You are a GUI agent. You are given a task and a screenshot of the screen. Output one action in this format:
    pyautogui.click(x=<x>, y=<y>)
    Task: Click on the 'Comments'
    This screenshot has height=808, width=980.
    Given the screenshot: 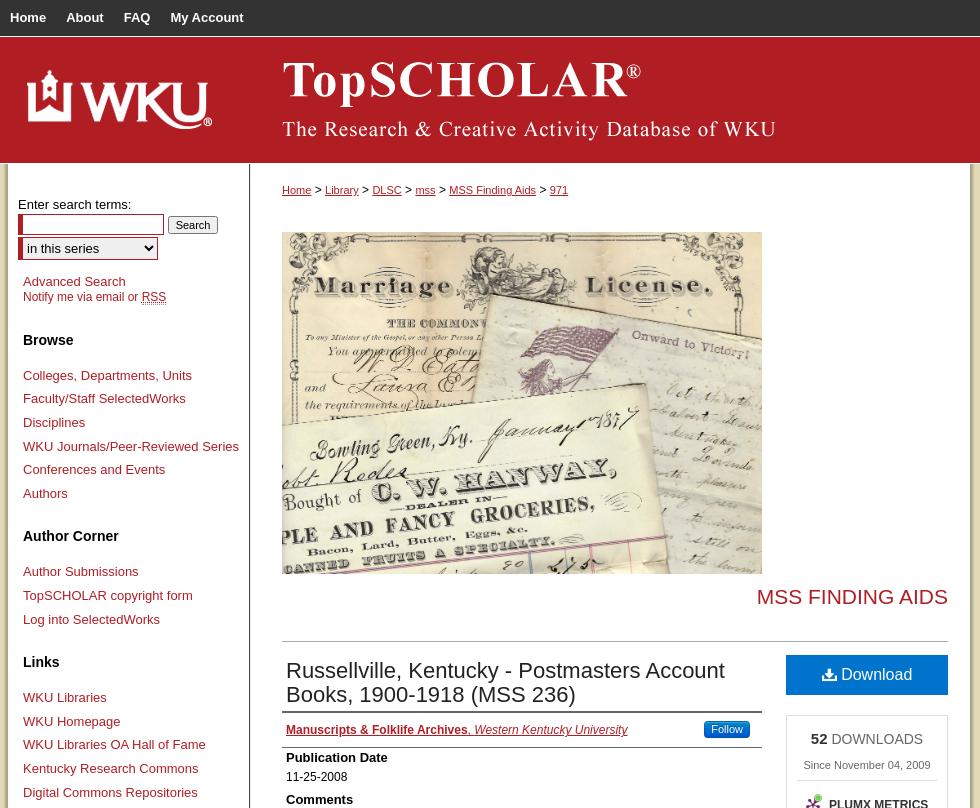 What is the action you would take?
    pyautogui.click(x=319, y=797)
    